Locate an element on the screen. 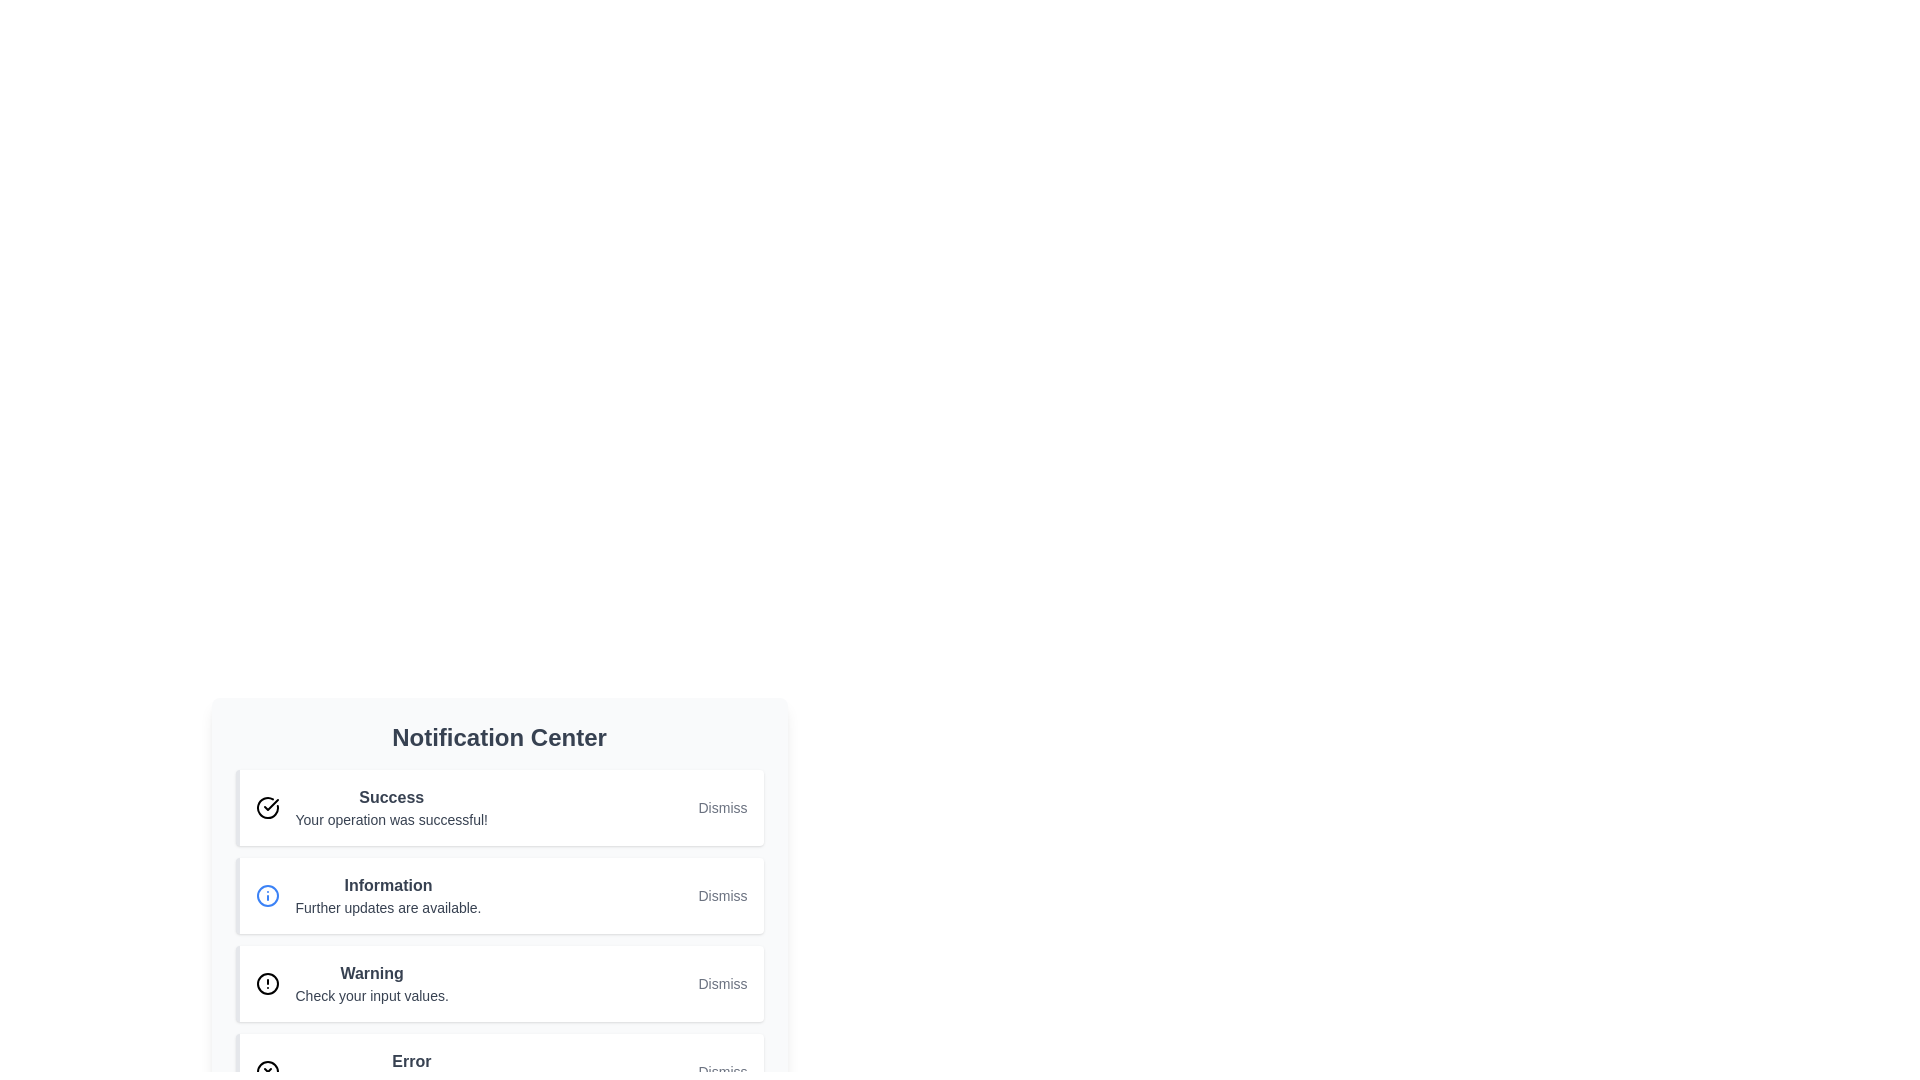 This screenshot has width=1920, height=1080. the warning icon located to the left of the 'Warning' notification in the third row of the Notification Center panel is located at coordinates (266, 982).